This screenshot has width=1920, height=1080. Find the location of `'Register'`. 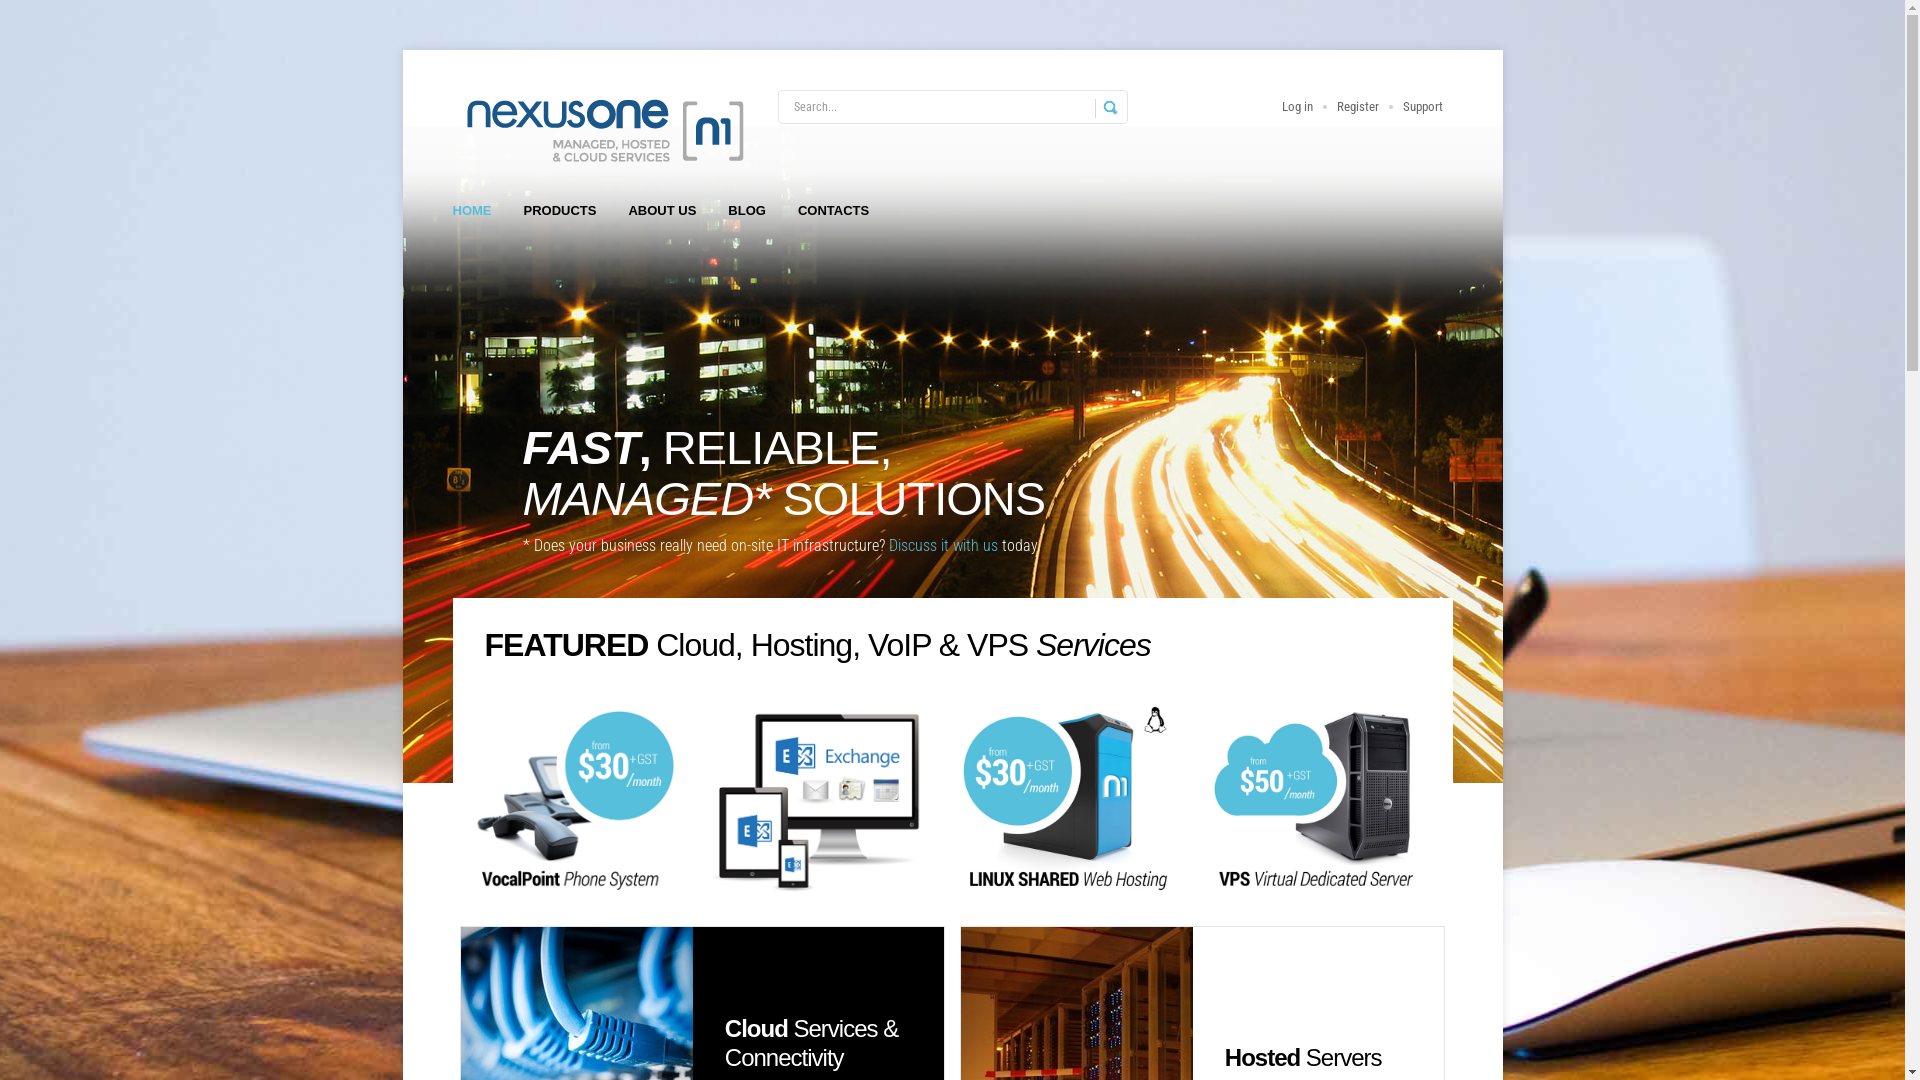

'Register' is located at coordinates (1357, 106).